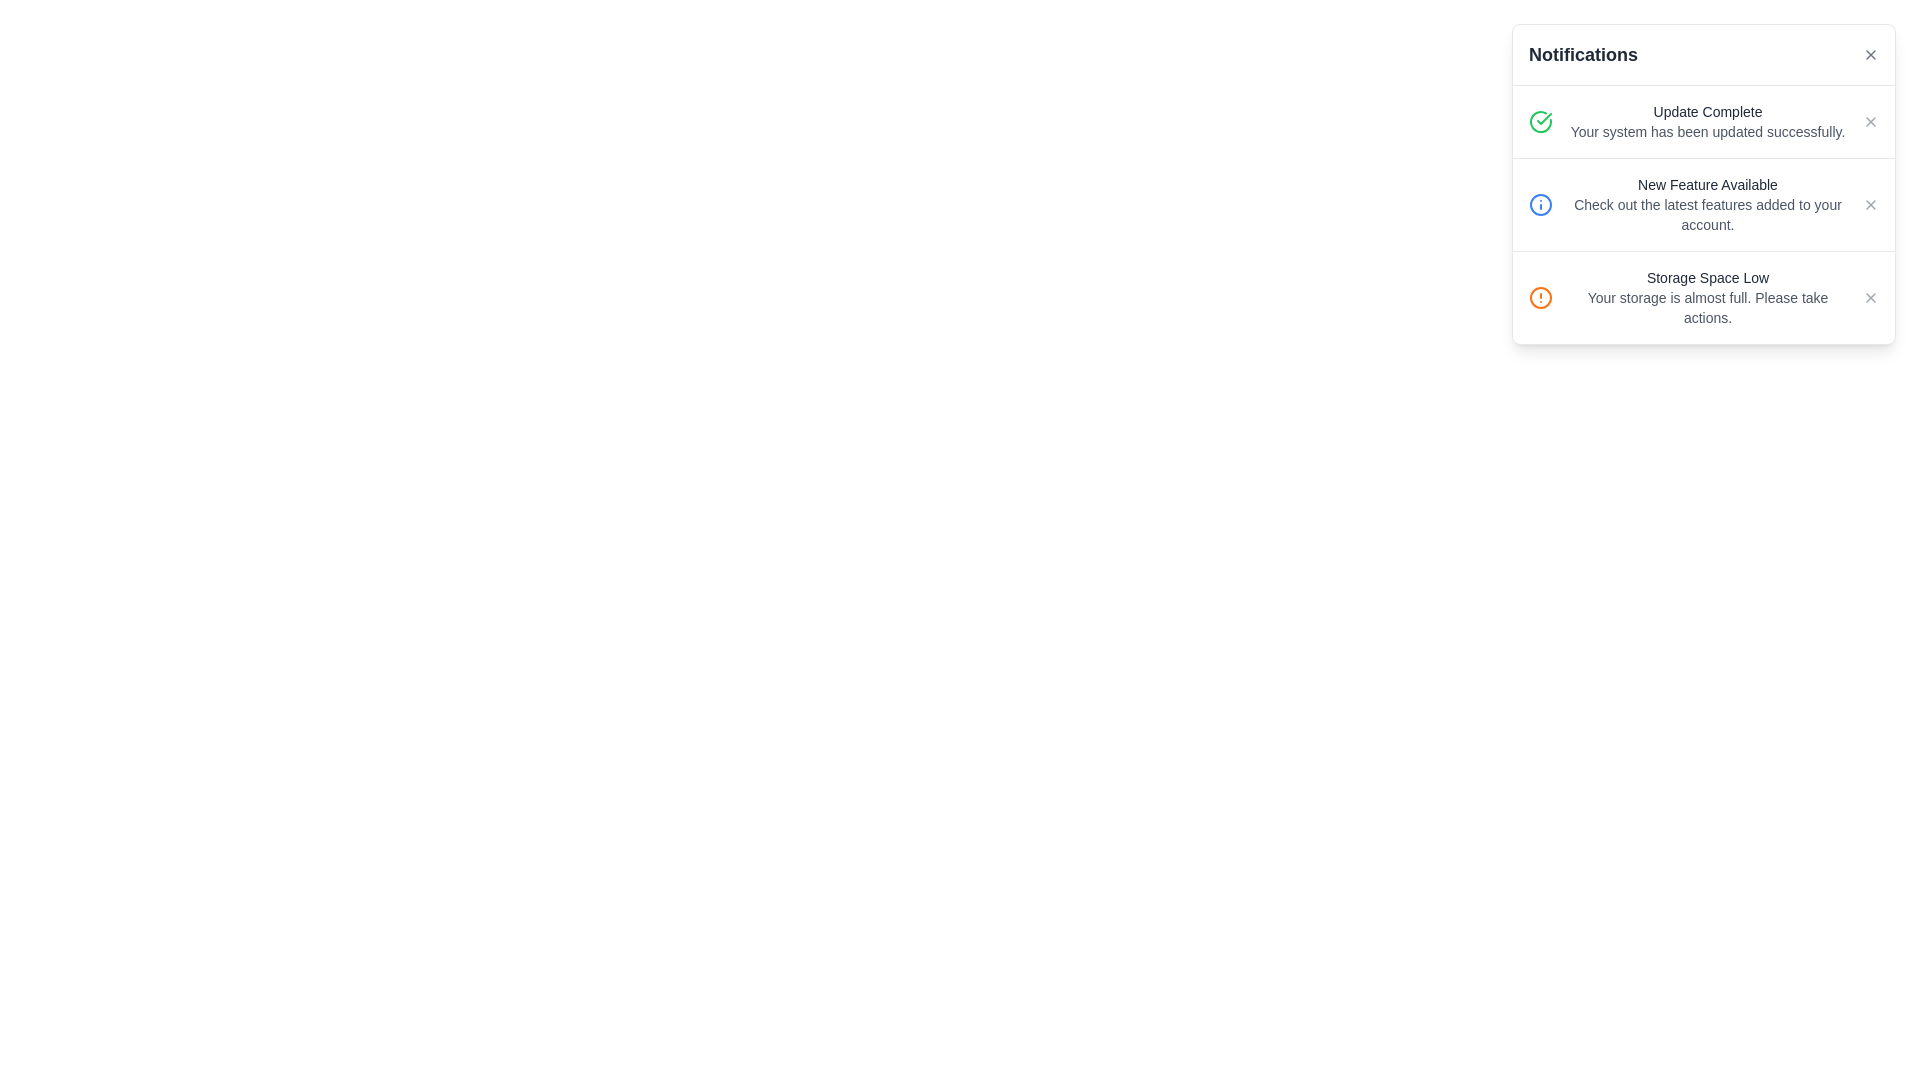  I want to click on the small gray 'X' icon button located in the top-right corner of the 'Notifications' header section to change its color to red, so click(1870, 53).